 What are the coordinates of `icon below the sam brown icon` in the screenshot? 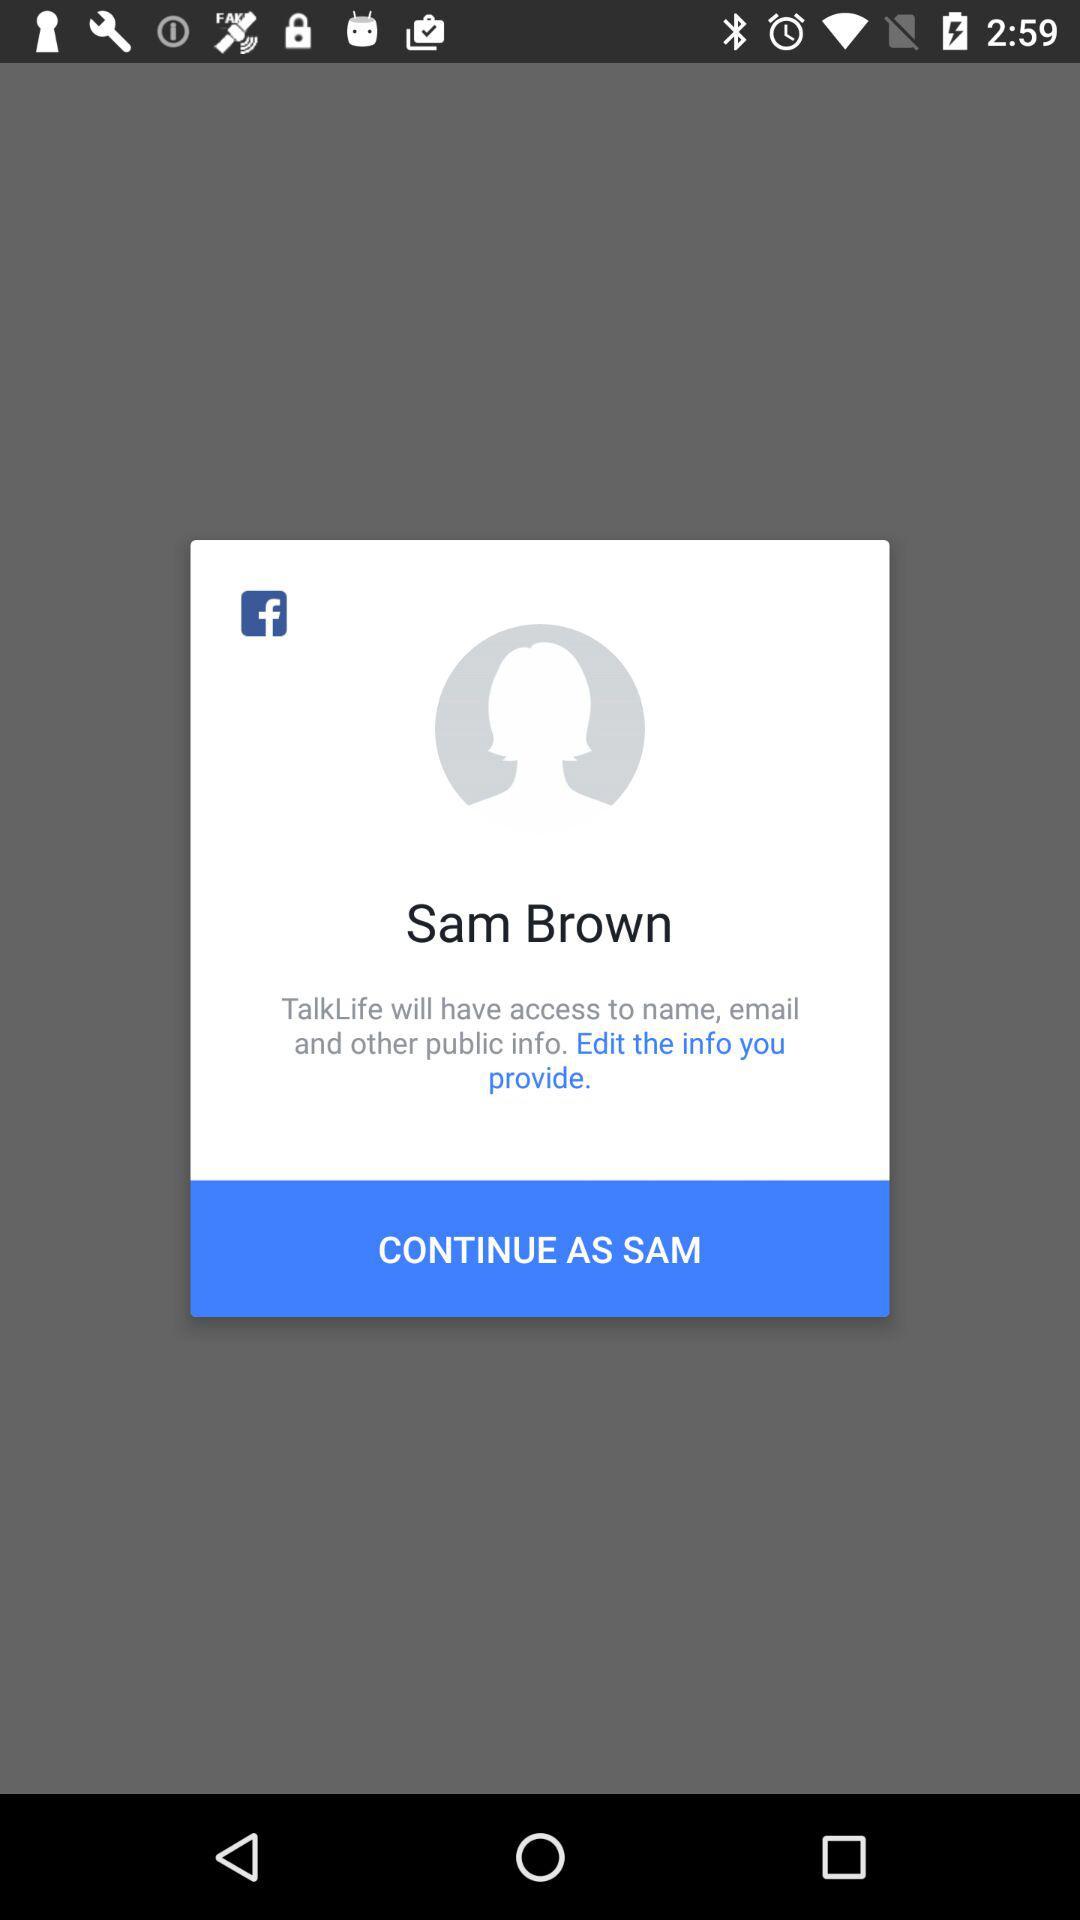 It's located at (540, 1041).